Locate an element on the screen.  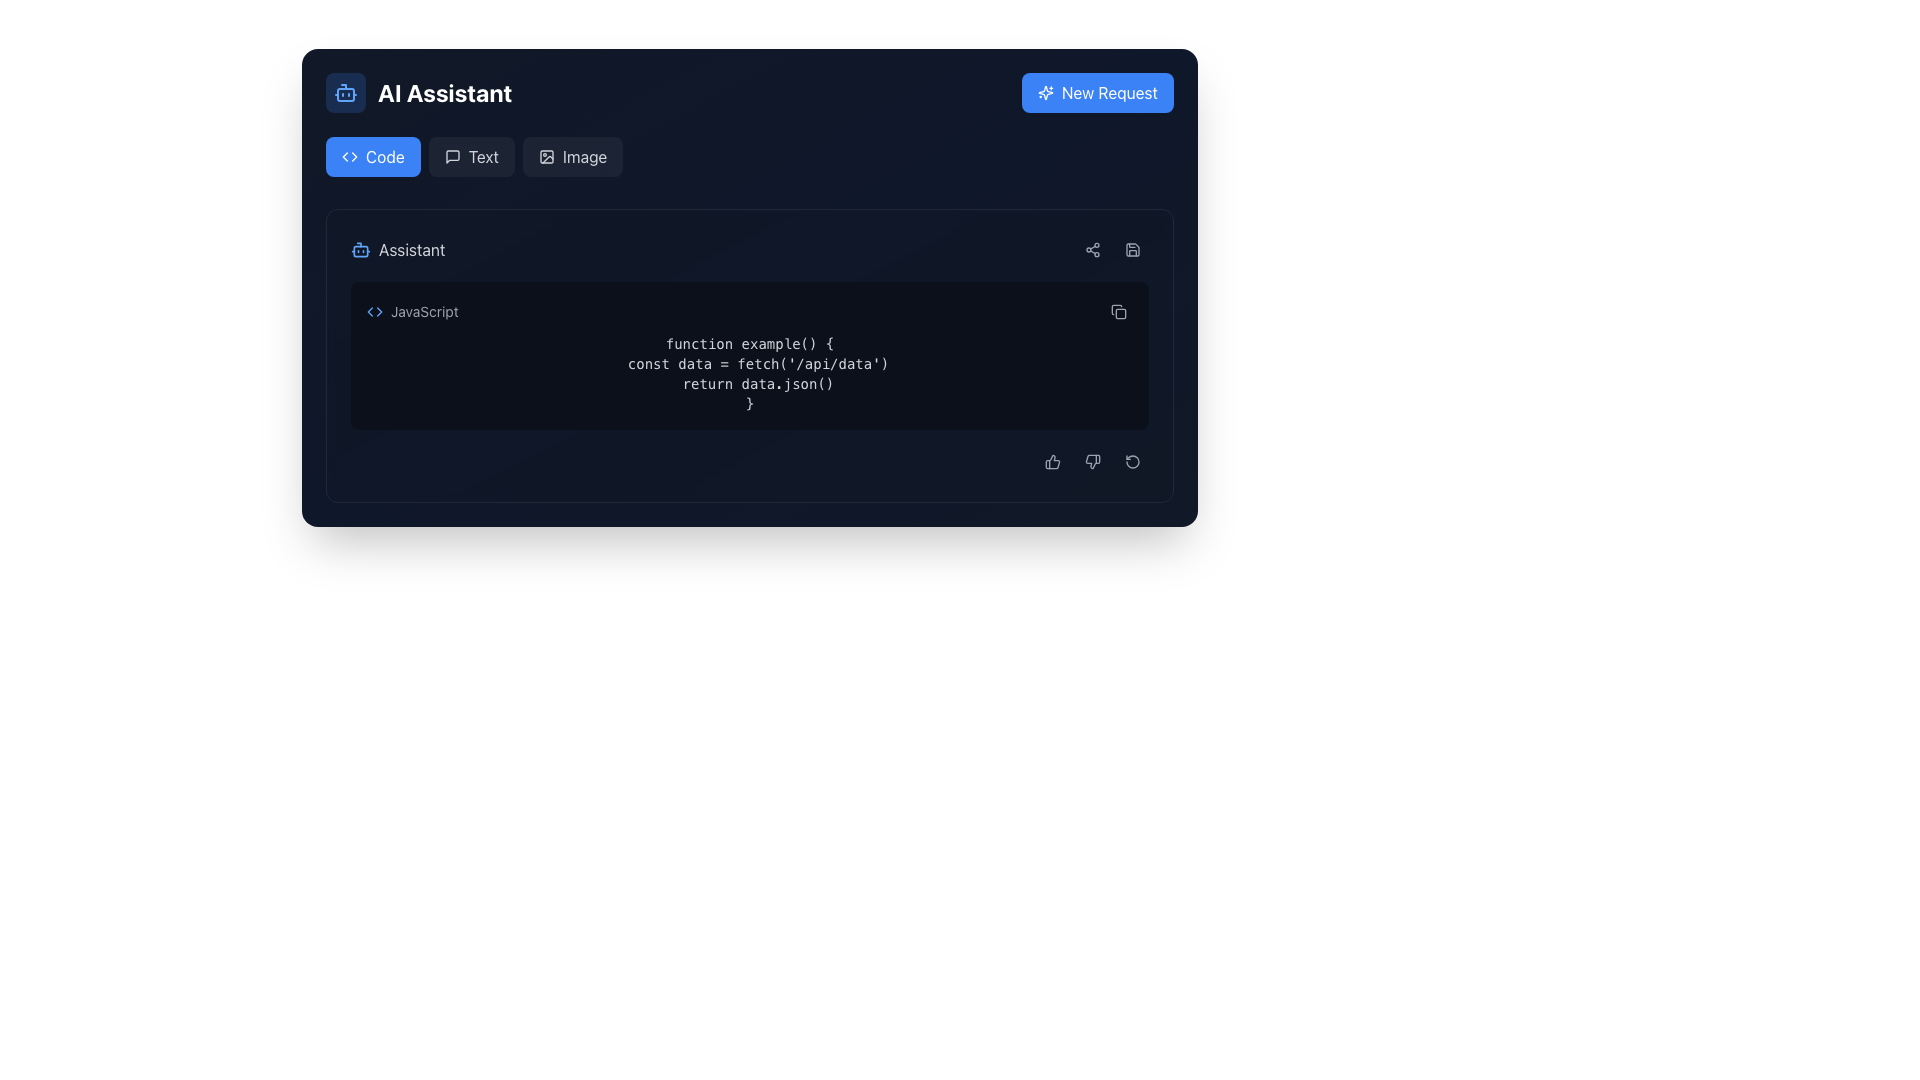
the text within the code block displaying the JavaScript function 'function example() { const data = fetch('/api/data'); return data.json(); }', which is centrally aligned in a dark-themed box is located at coordinates (748, 374).